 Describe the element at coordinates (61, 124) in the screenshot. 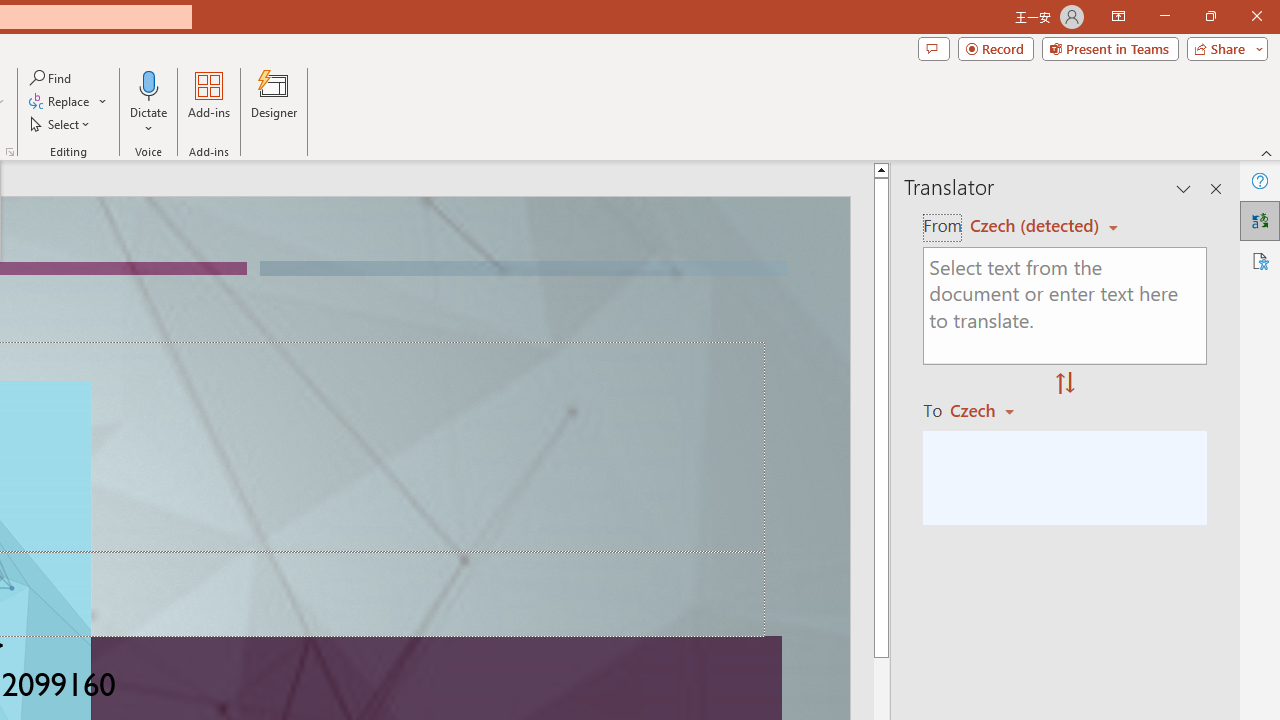

I see `'Select'` at that location.